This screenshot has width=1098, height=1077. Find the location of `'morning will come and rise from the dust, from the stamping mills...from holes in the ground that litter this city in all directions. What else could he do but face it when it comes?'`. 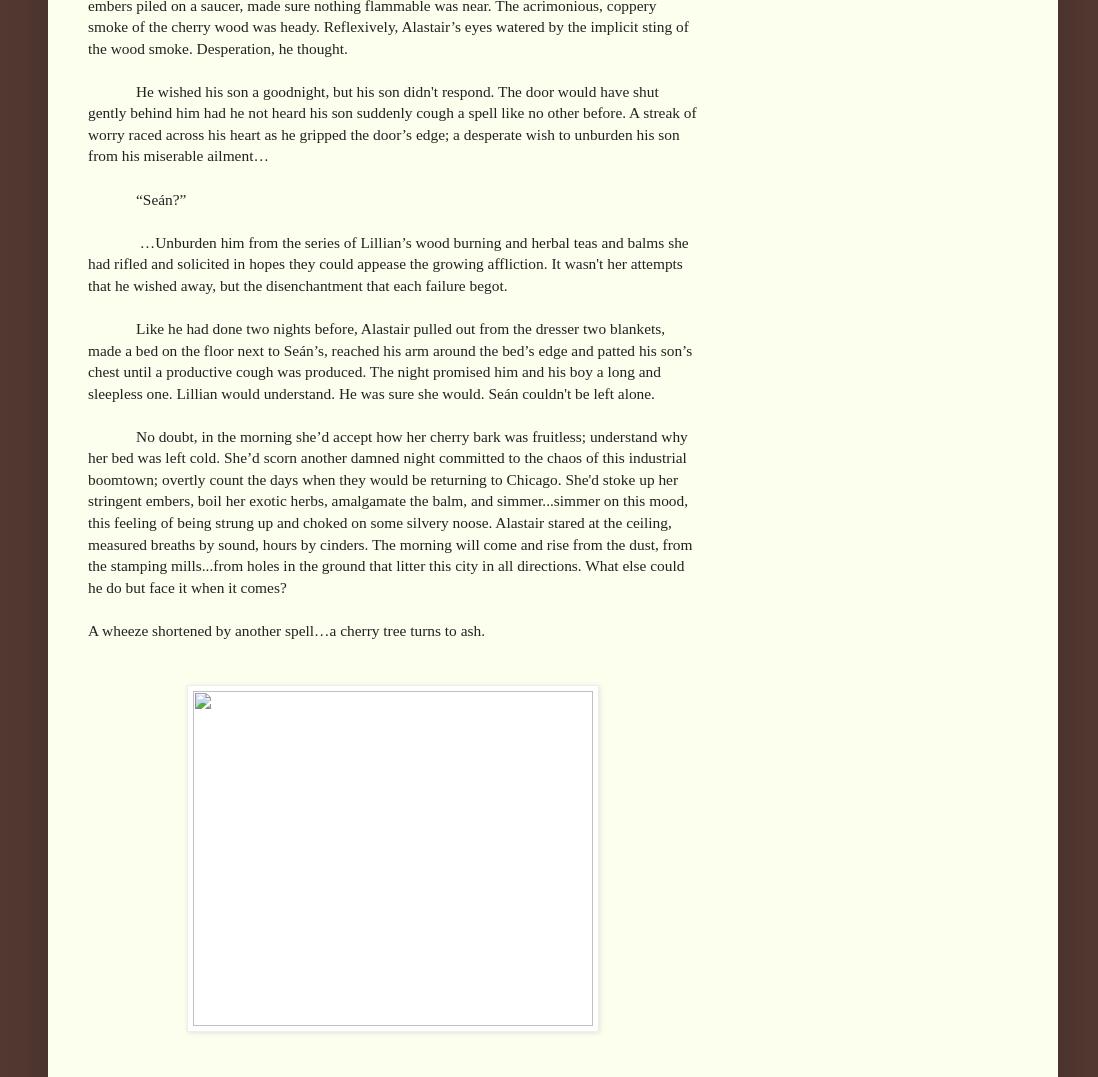

'morning will come and rise from the dust, from the stamping mills...from holes in the ground that litter this city in all directions. What else could he do but face it when it comes?' is located at coordinates (389, 564).